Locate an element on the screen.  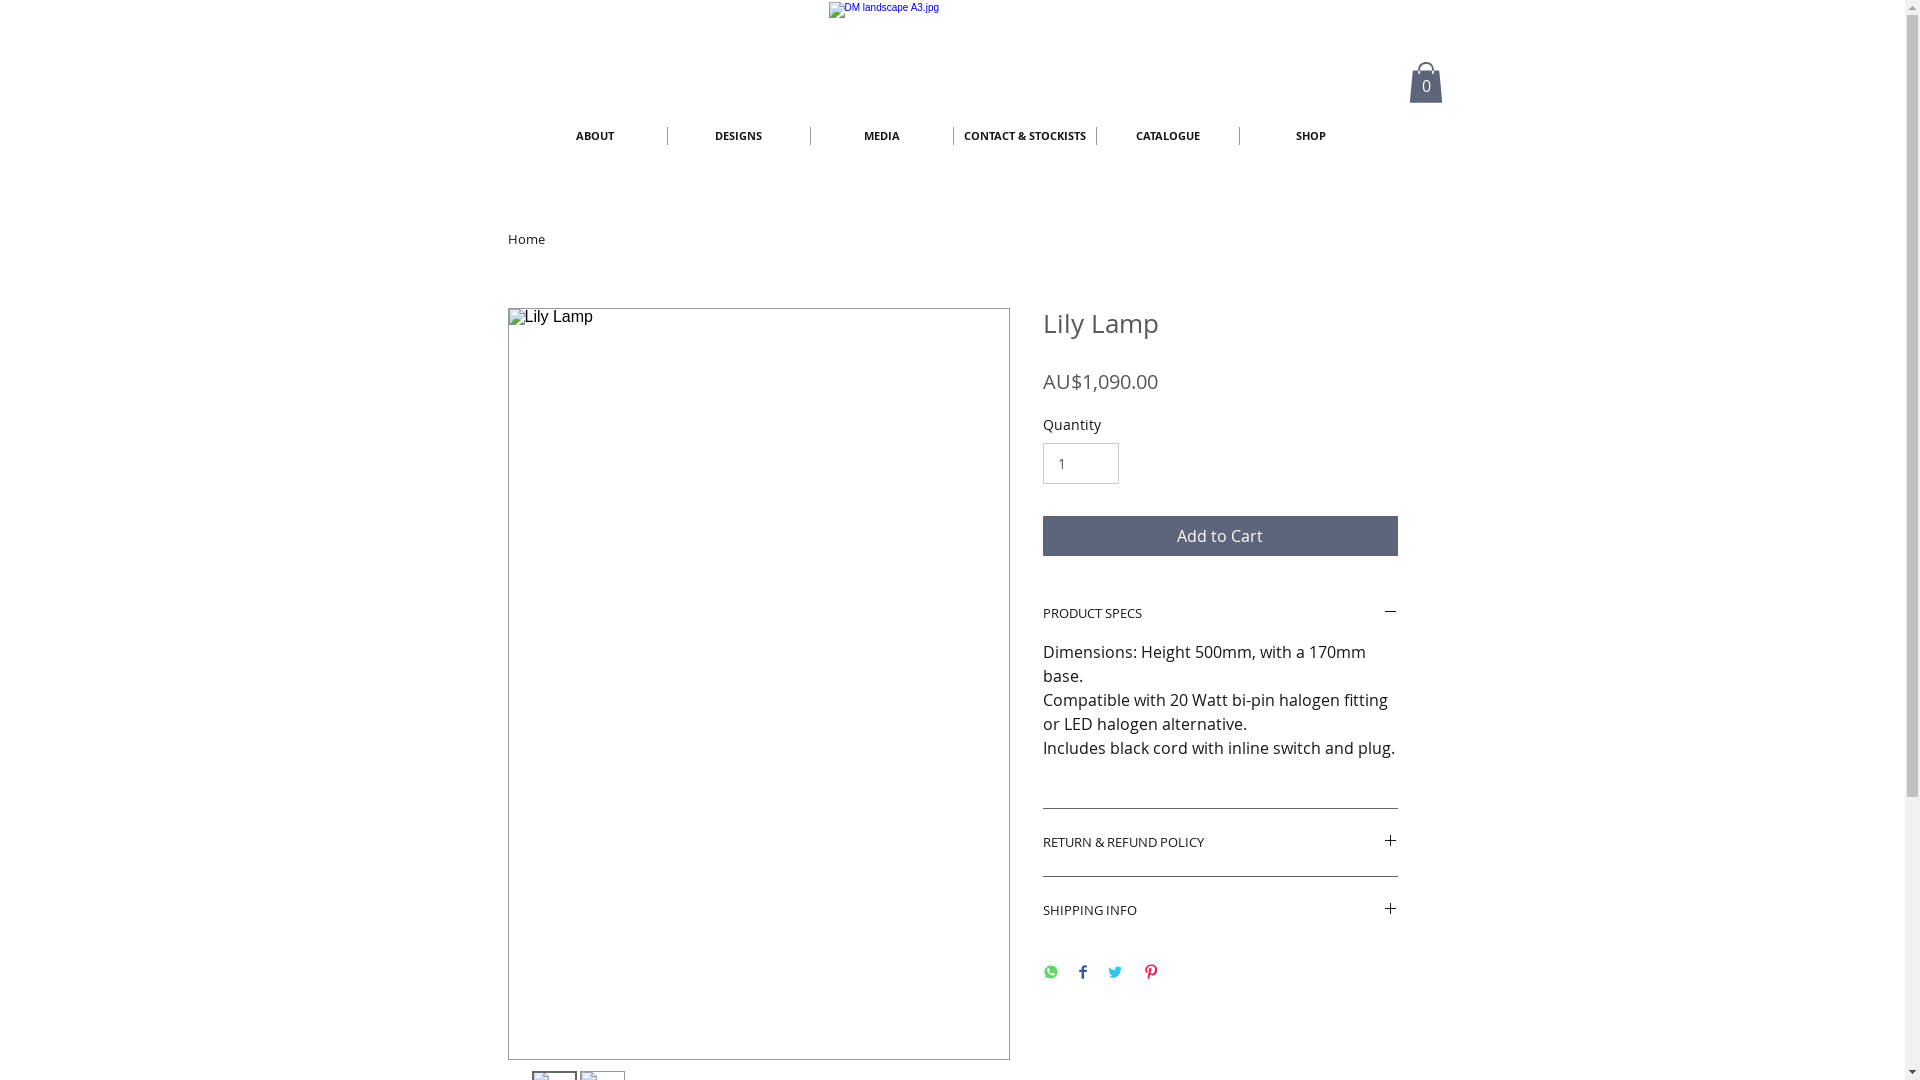
'SHOP' is located at coordinates (1310, 135).